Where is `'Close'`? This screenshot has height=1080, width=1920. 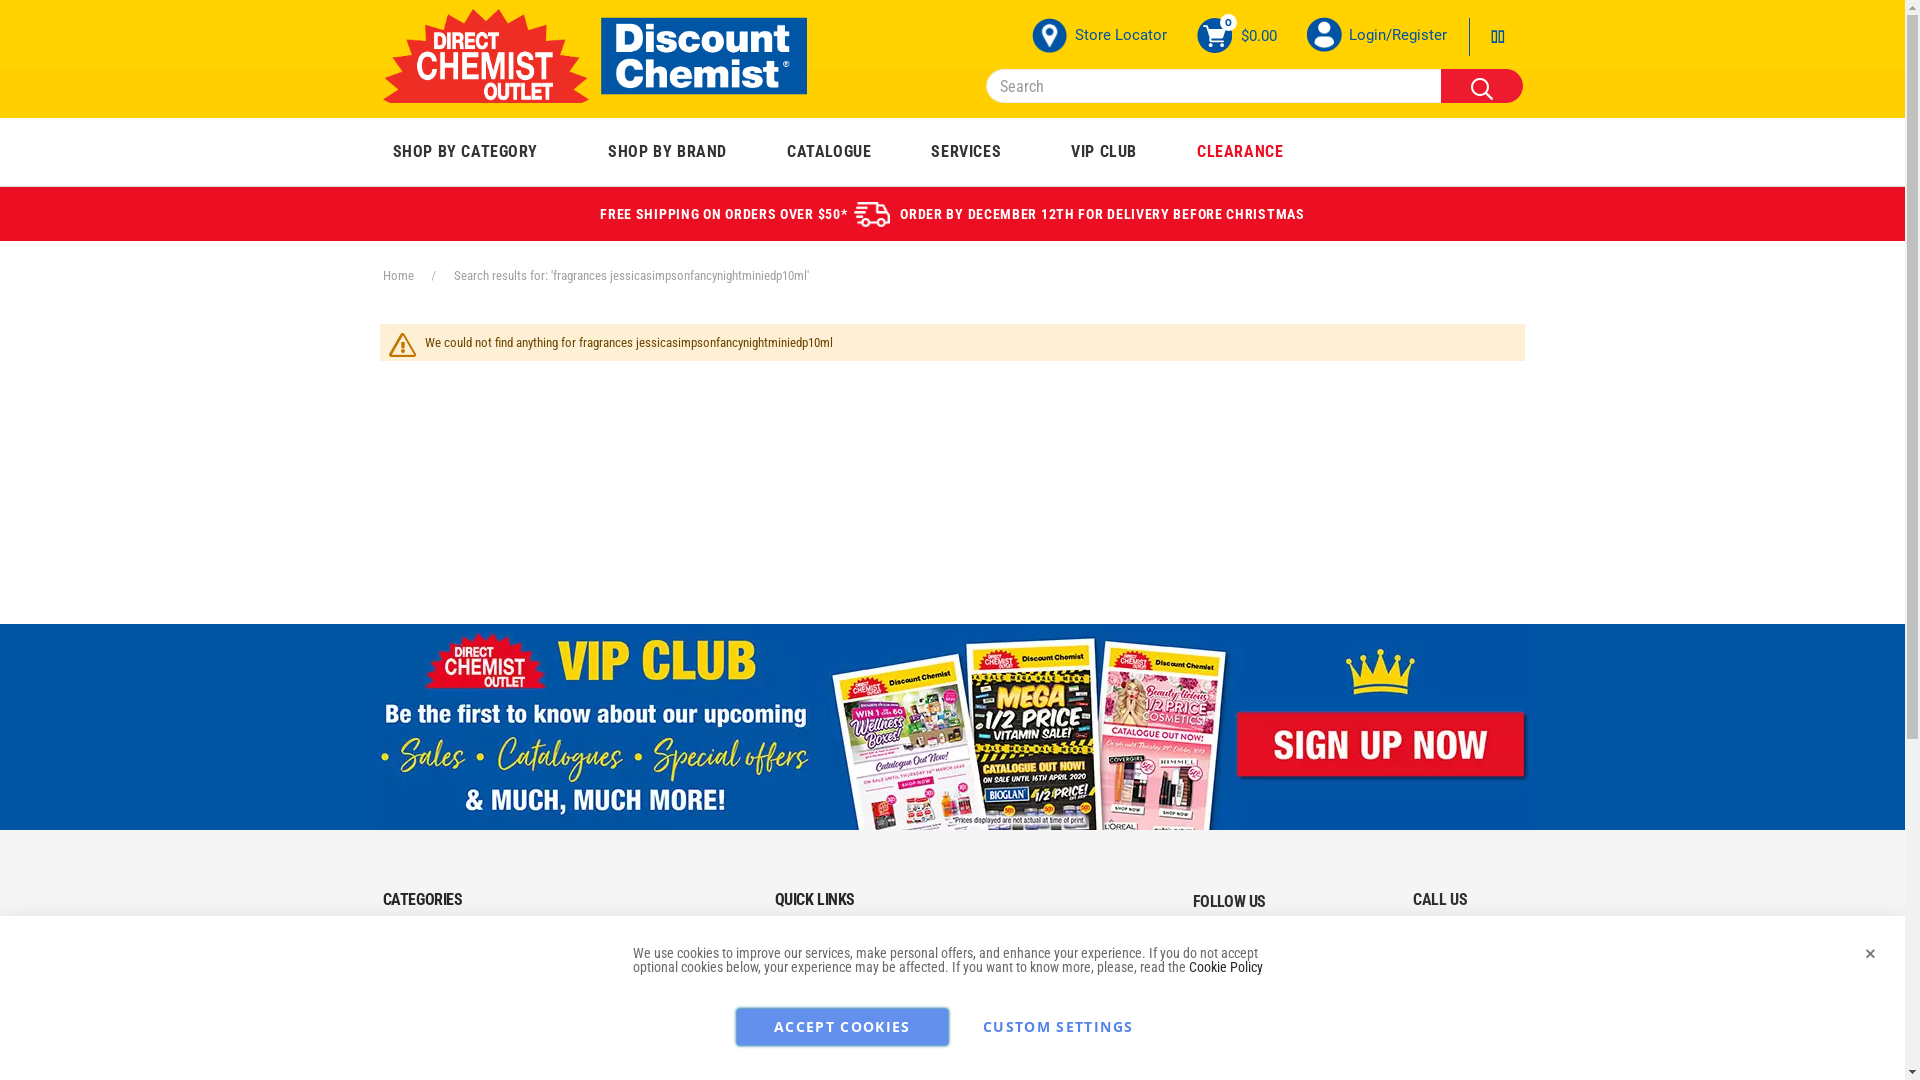 'Close' is located at coordinates (1869, 951).